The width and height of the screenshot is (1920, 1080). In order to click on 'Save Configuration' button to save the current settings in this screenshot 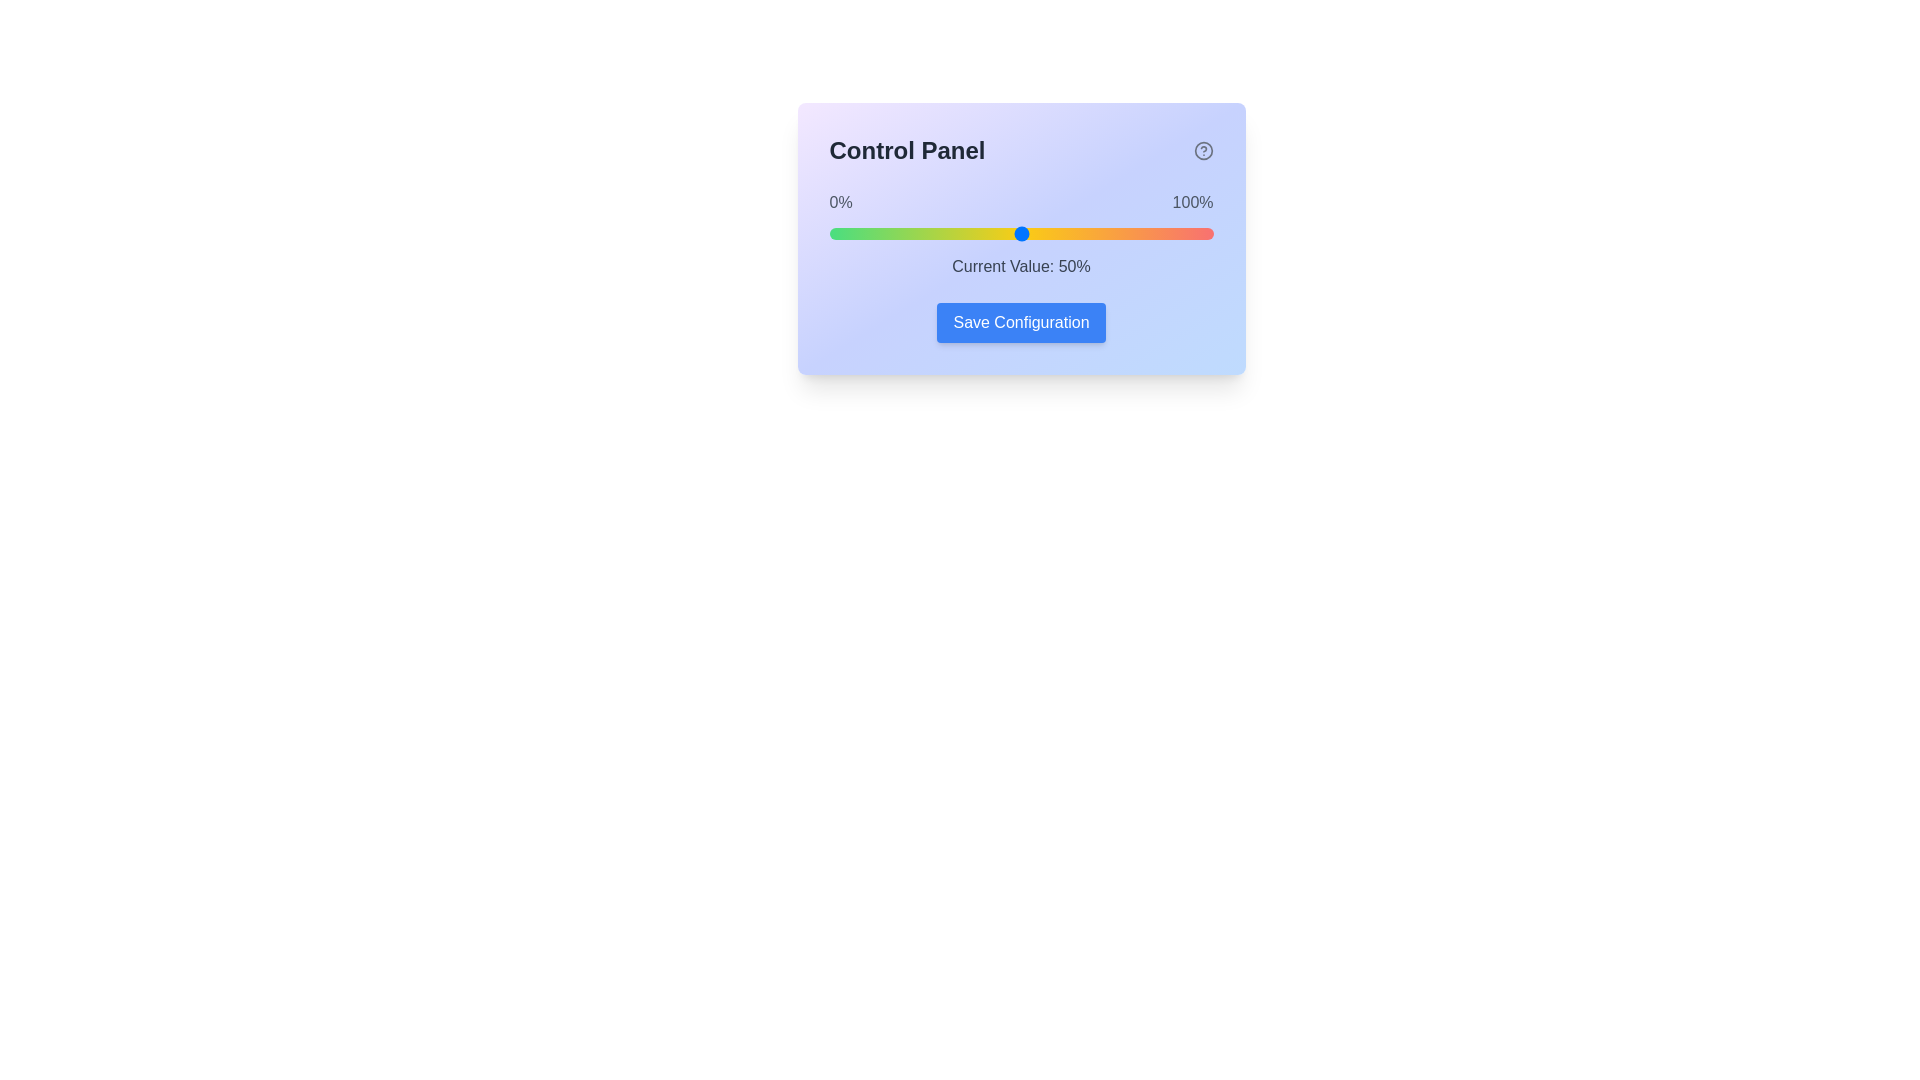, I will do `click(1021, 322)`.